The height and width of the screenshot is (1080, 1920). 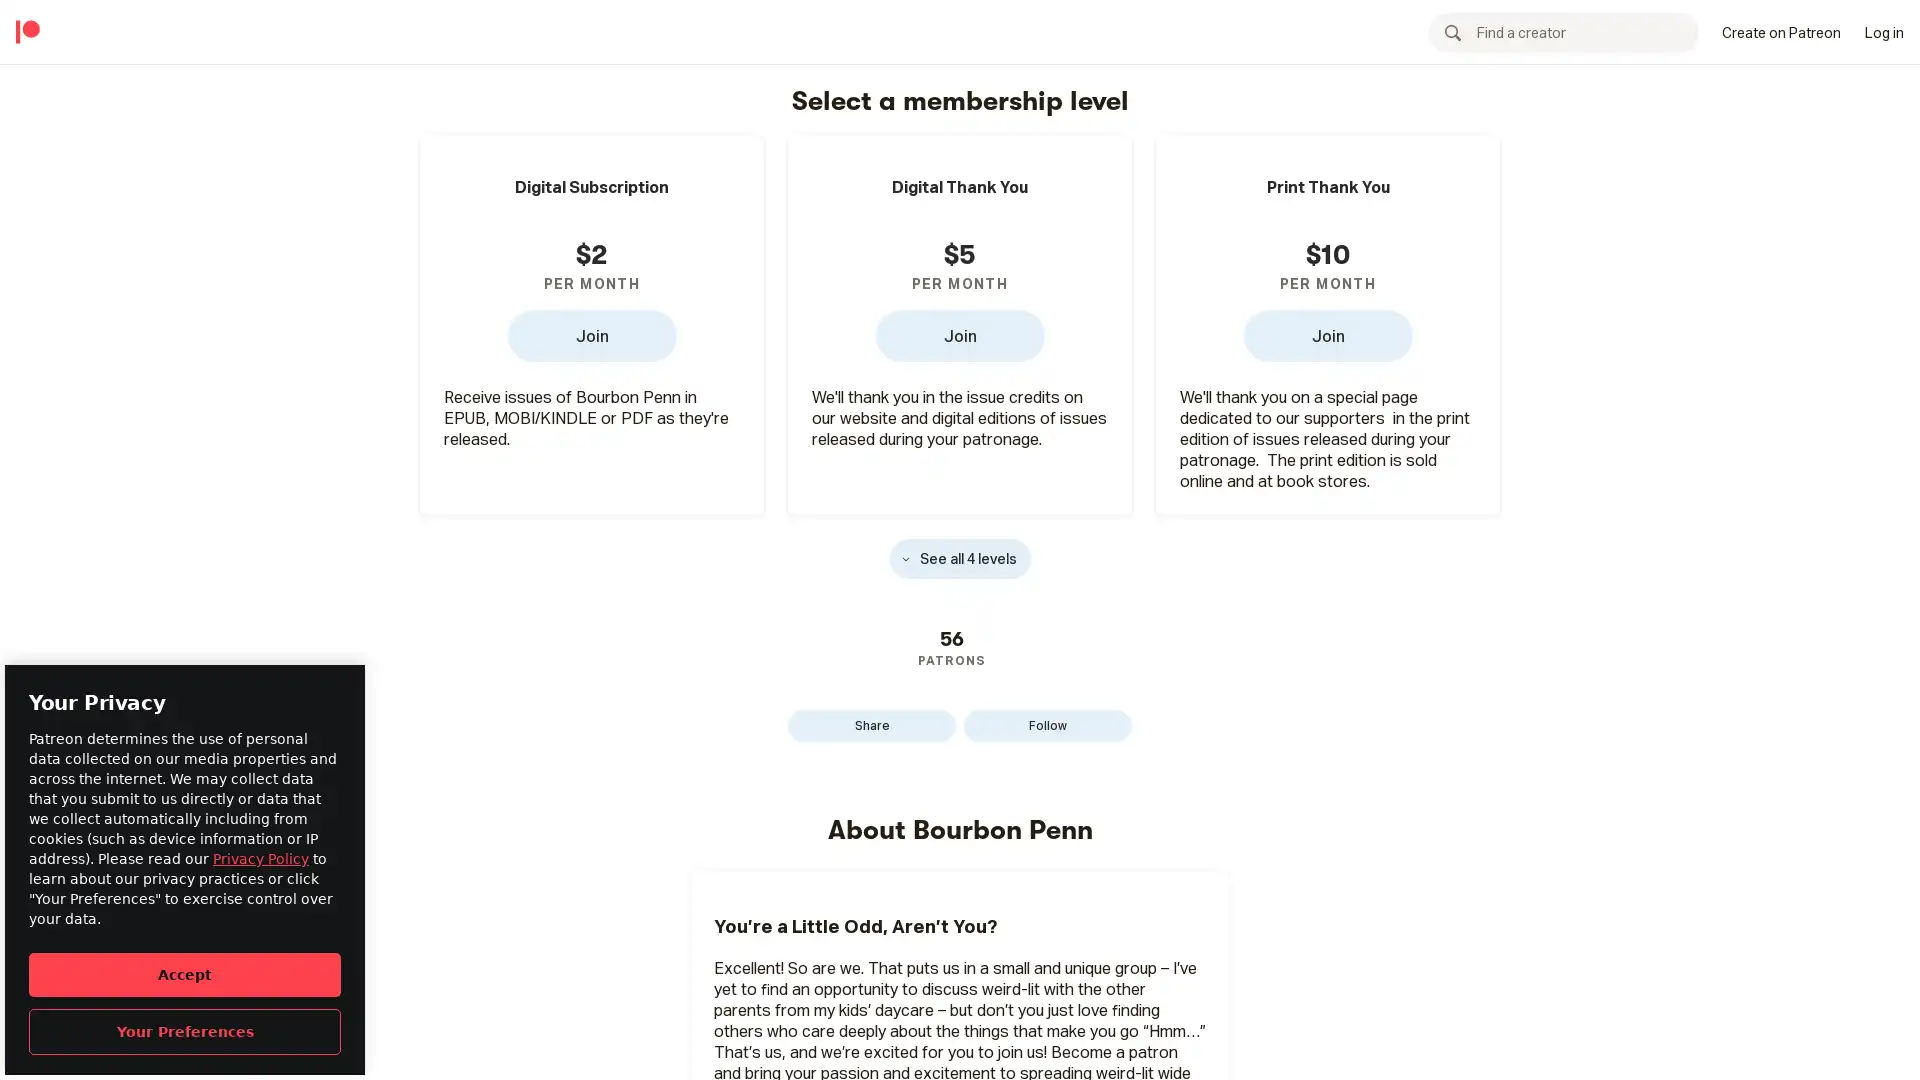 What do you see at coordinates (958, 558) in the screenshot?
I see `See all 4 levels` at bounding box center [958, 558].